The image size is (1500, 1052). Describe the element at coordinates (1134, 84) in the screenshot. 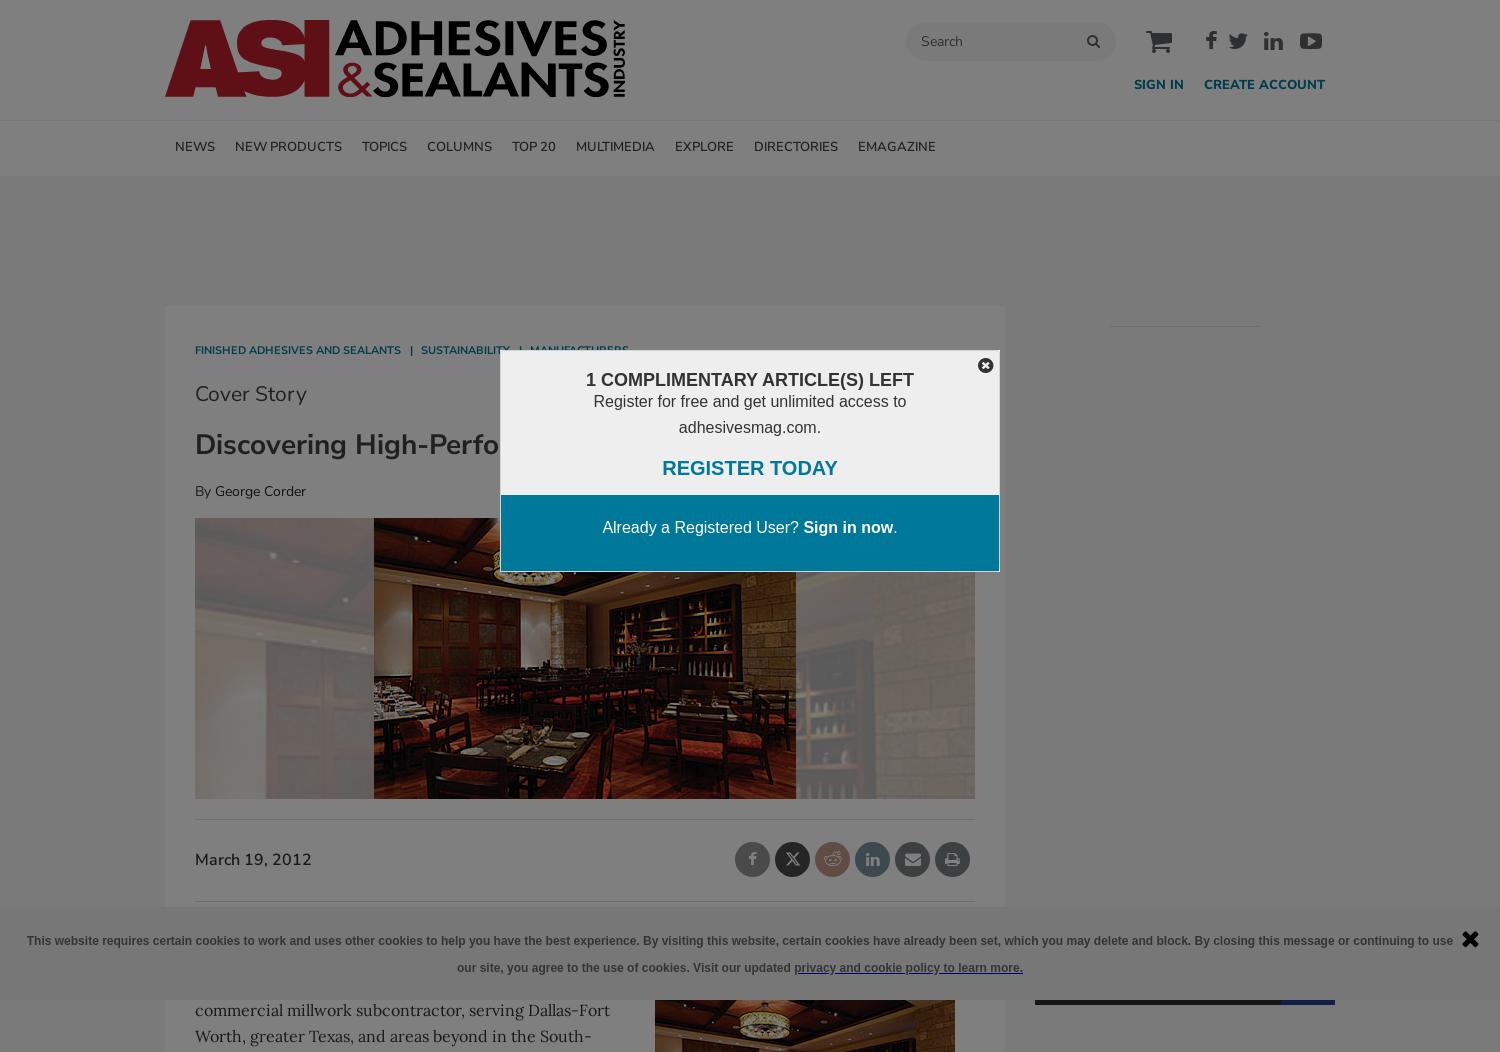

I see `'Sign In'` at that location.